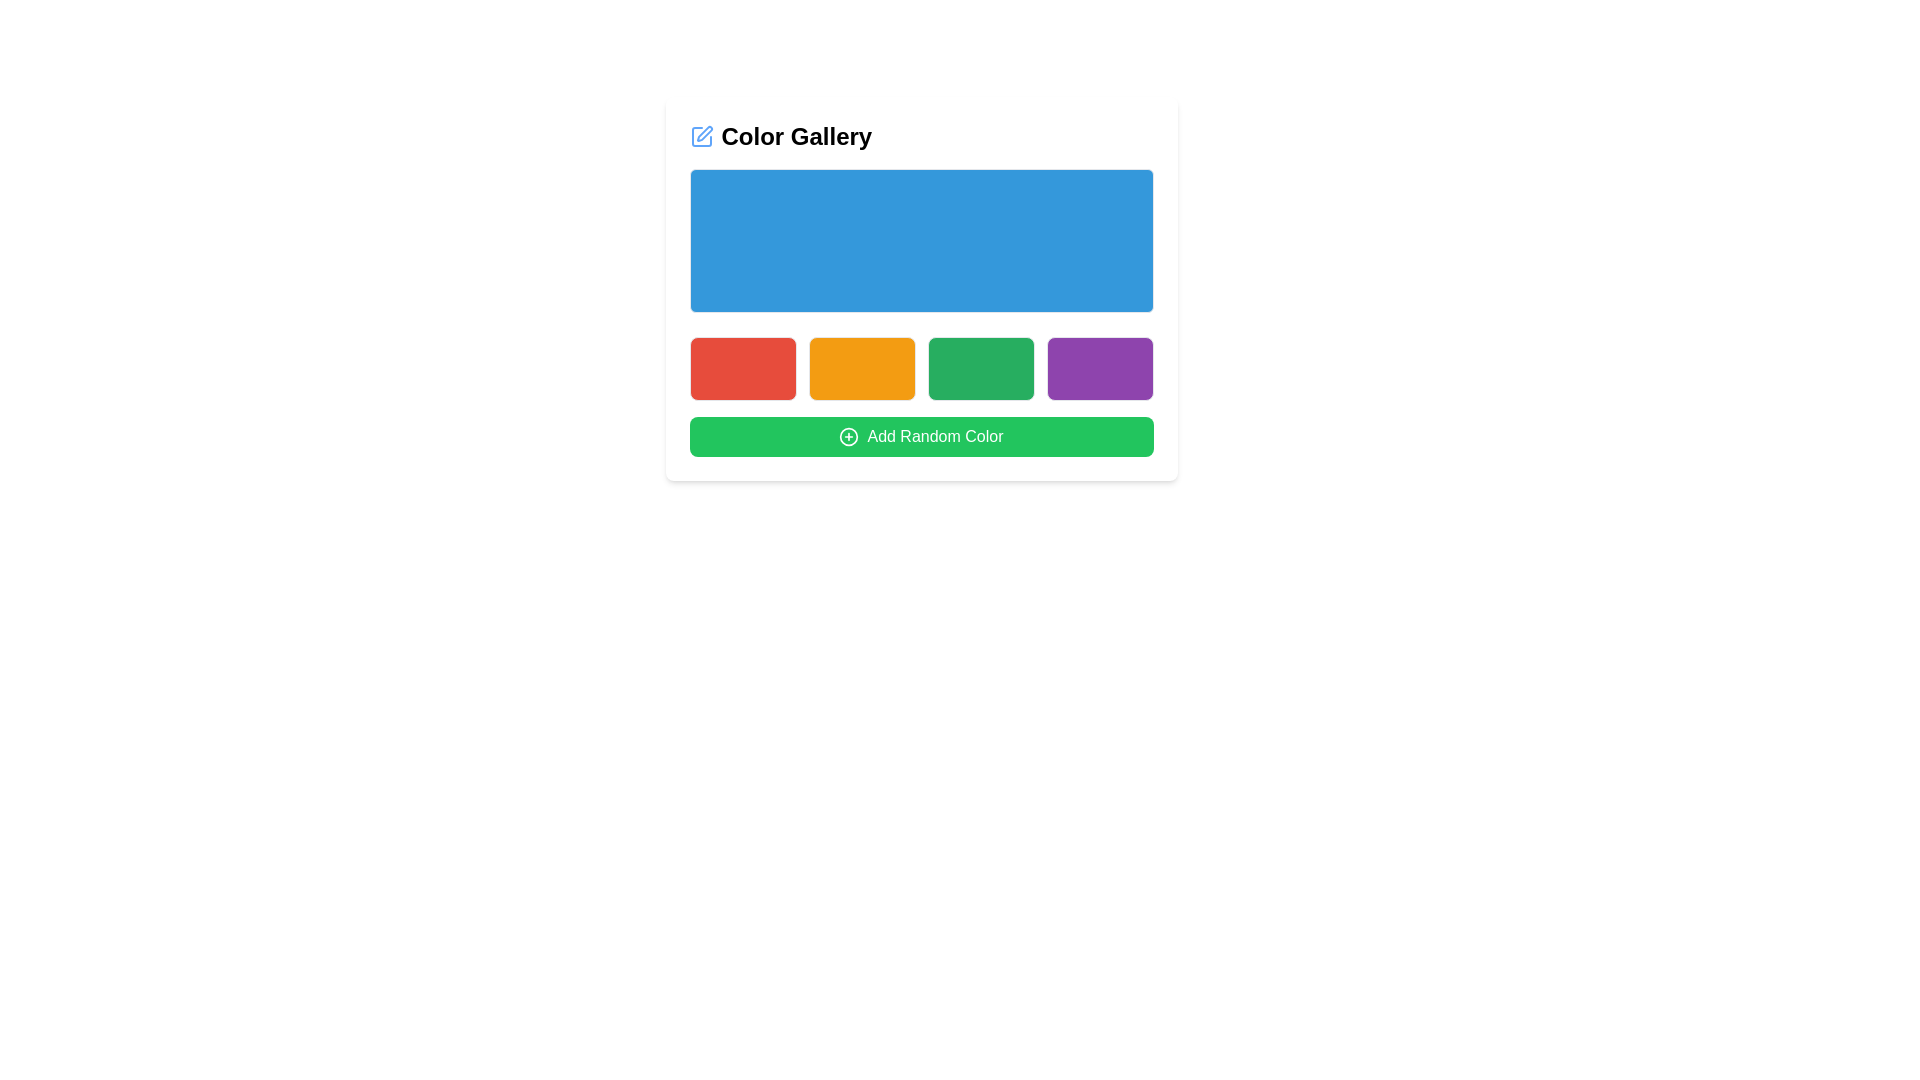 The height and width of the screenshot is (1080, 1920). What do you see at coordinates (1098, 369) in the screenshot?
I see `the fourth interactive button with a purple background` at bounding box center [1098, 369].